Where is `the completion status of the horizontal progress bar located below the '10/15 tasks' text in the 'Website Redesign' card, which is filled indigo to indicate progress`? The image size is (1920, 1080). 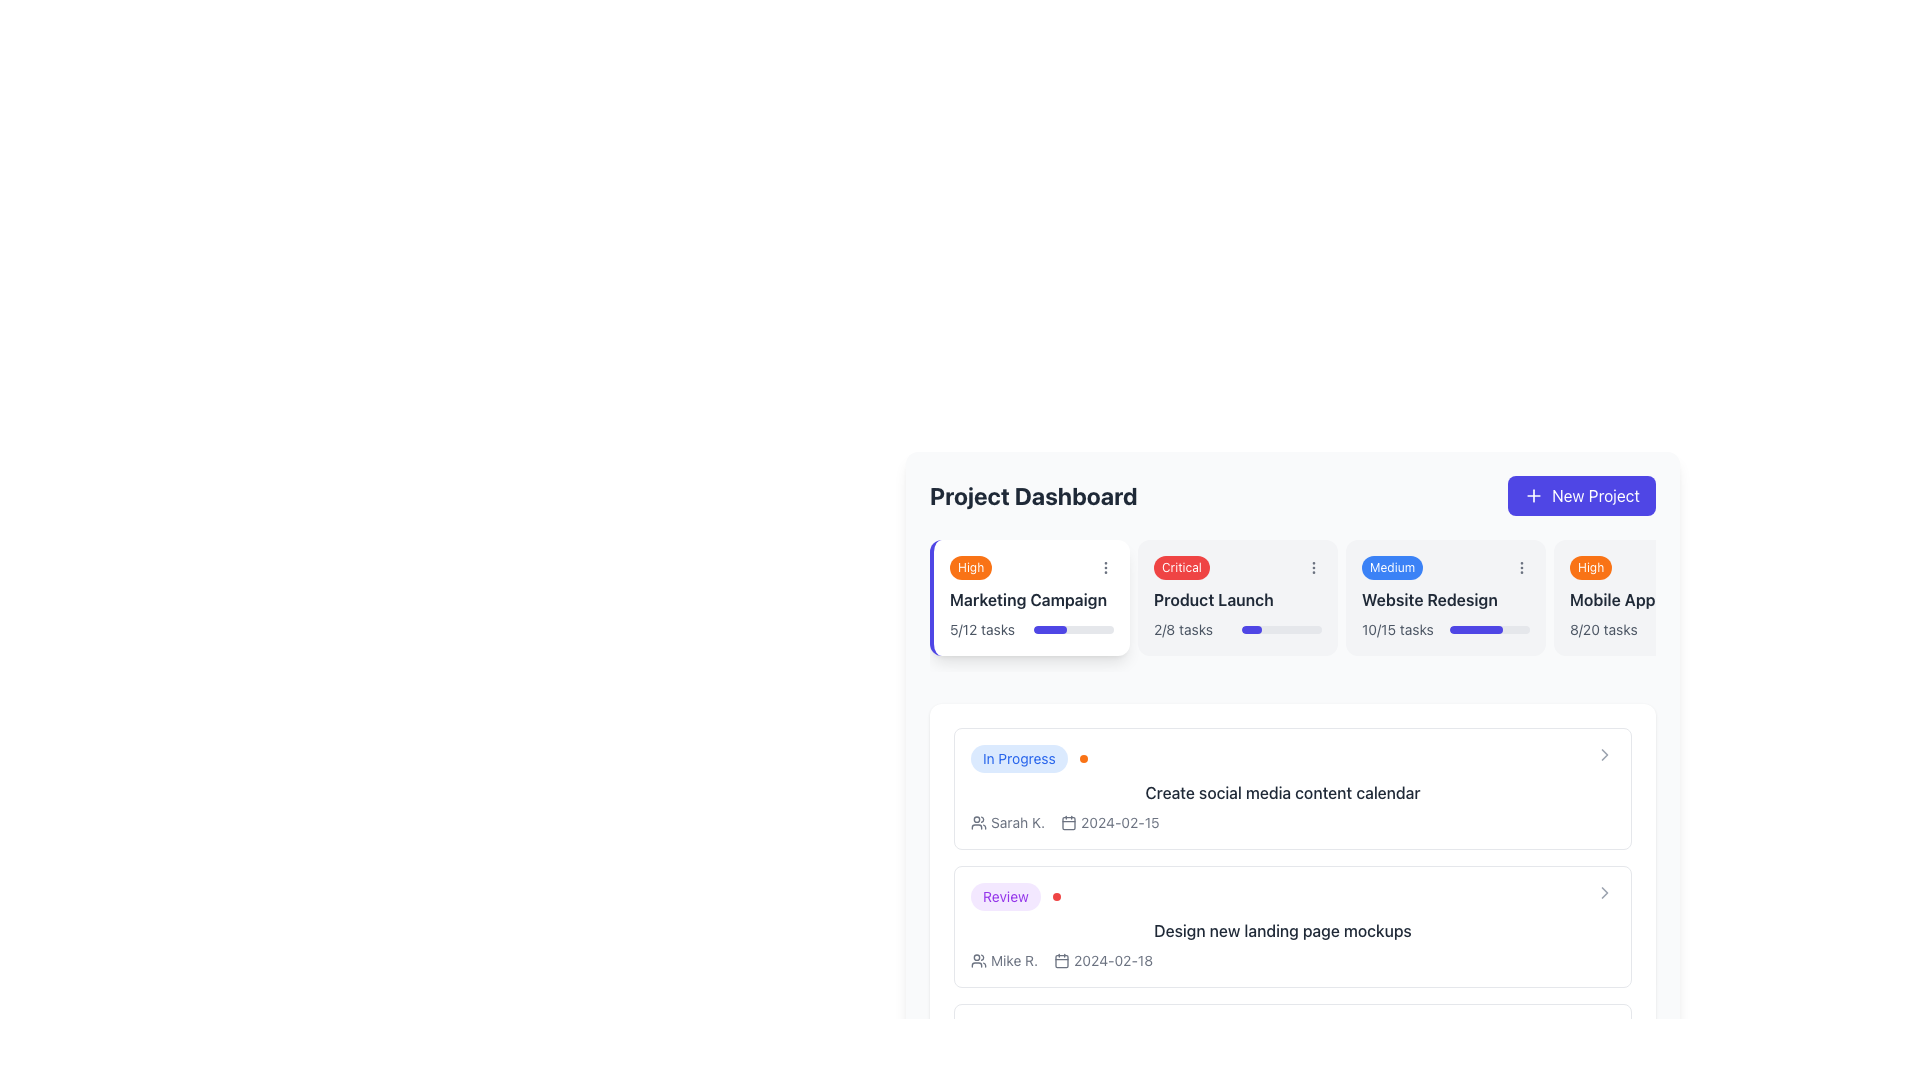 the completion status of the horizontal progress bar located below the '10/15 tasks' text in the 'Website Redesign' card, which is filled indigo to indicate progress is located at coordinates (1489, 628).